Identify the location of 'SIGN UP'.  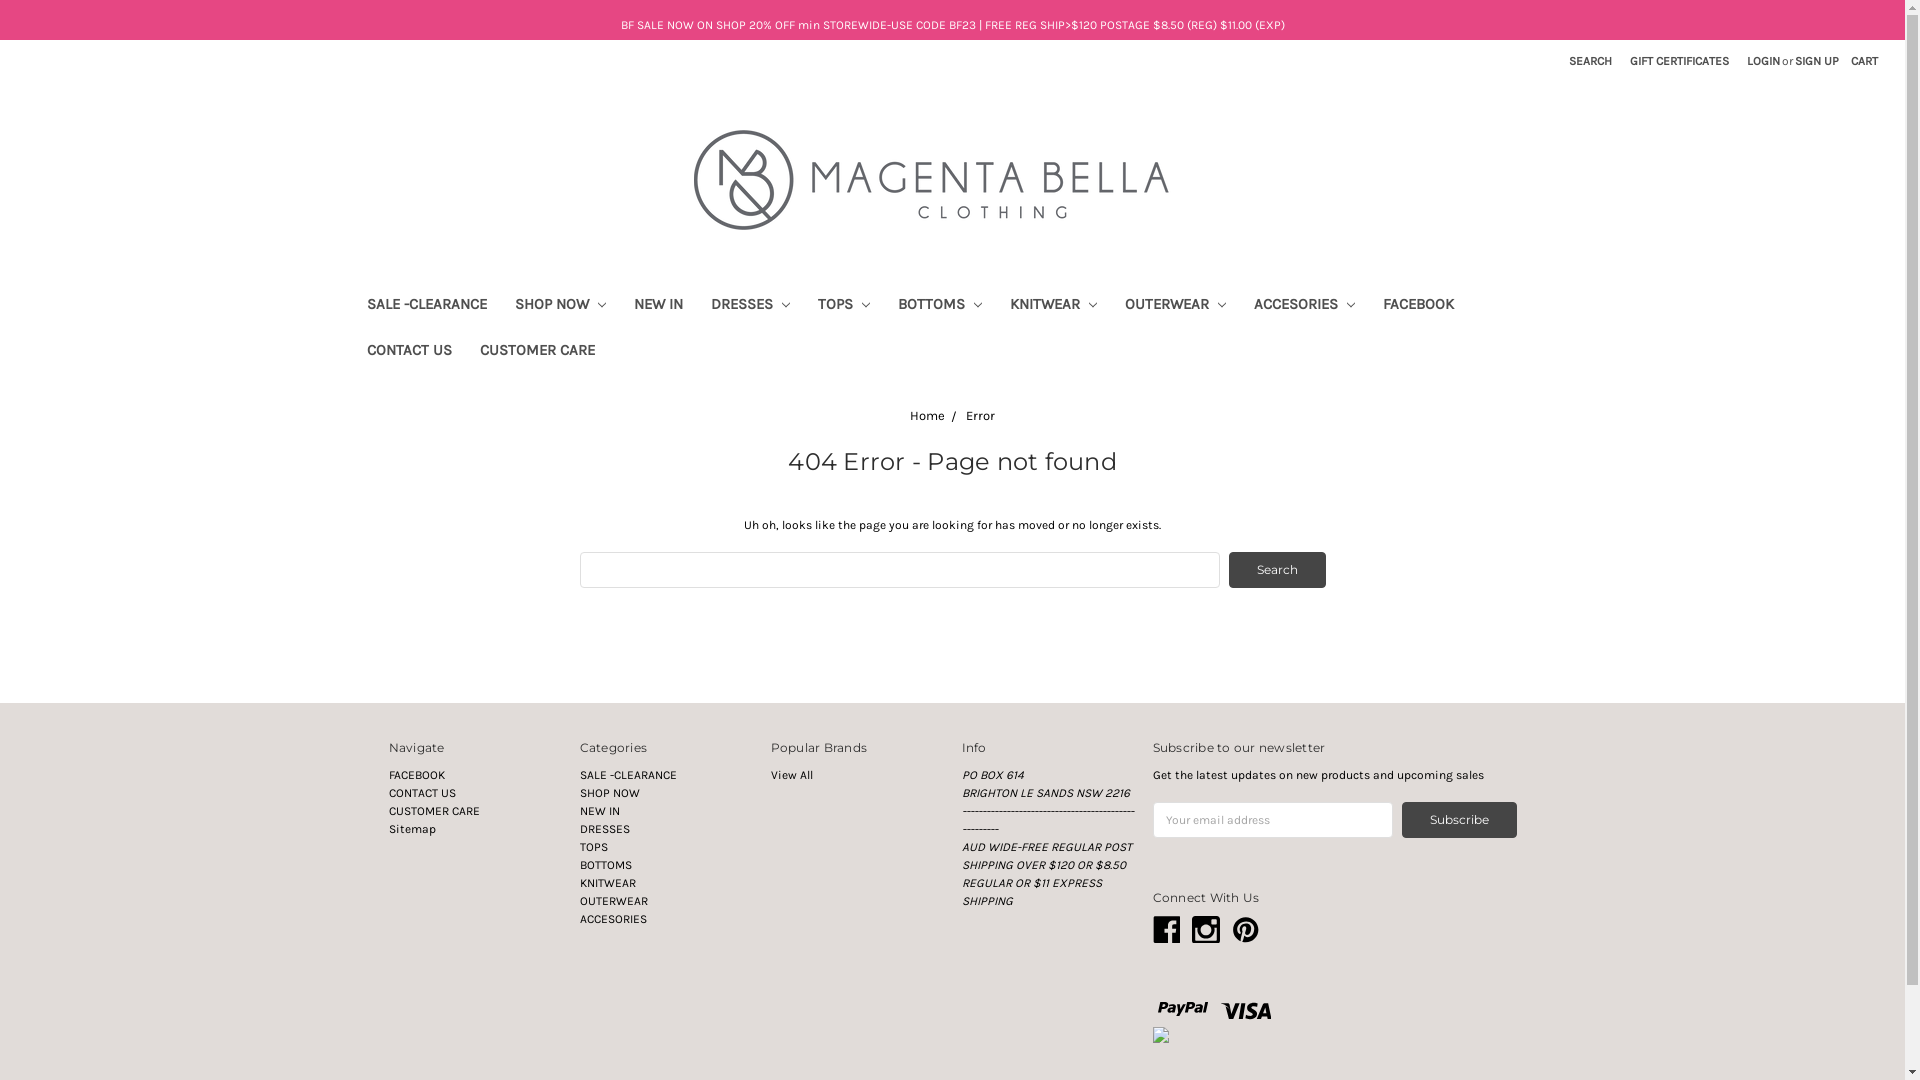
(1817, 60).